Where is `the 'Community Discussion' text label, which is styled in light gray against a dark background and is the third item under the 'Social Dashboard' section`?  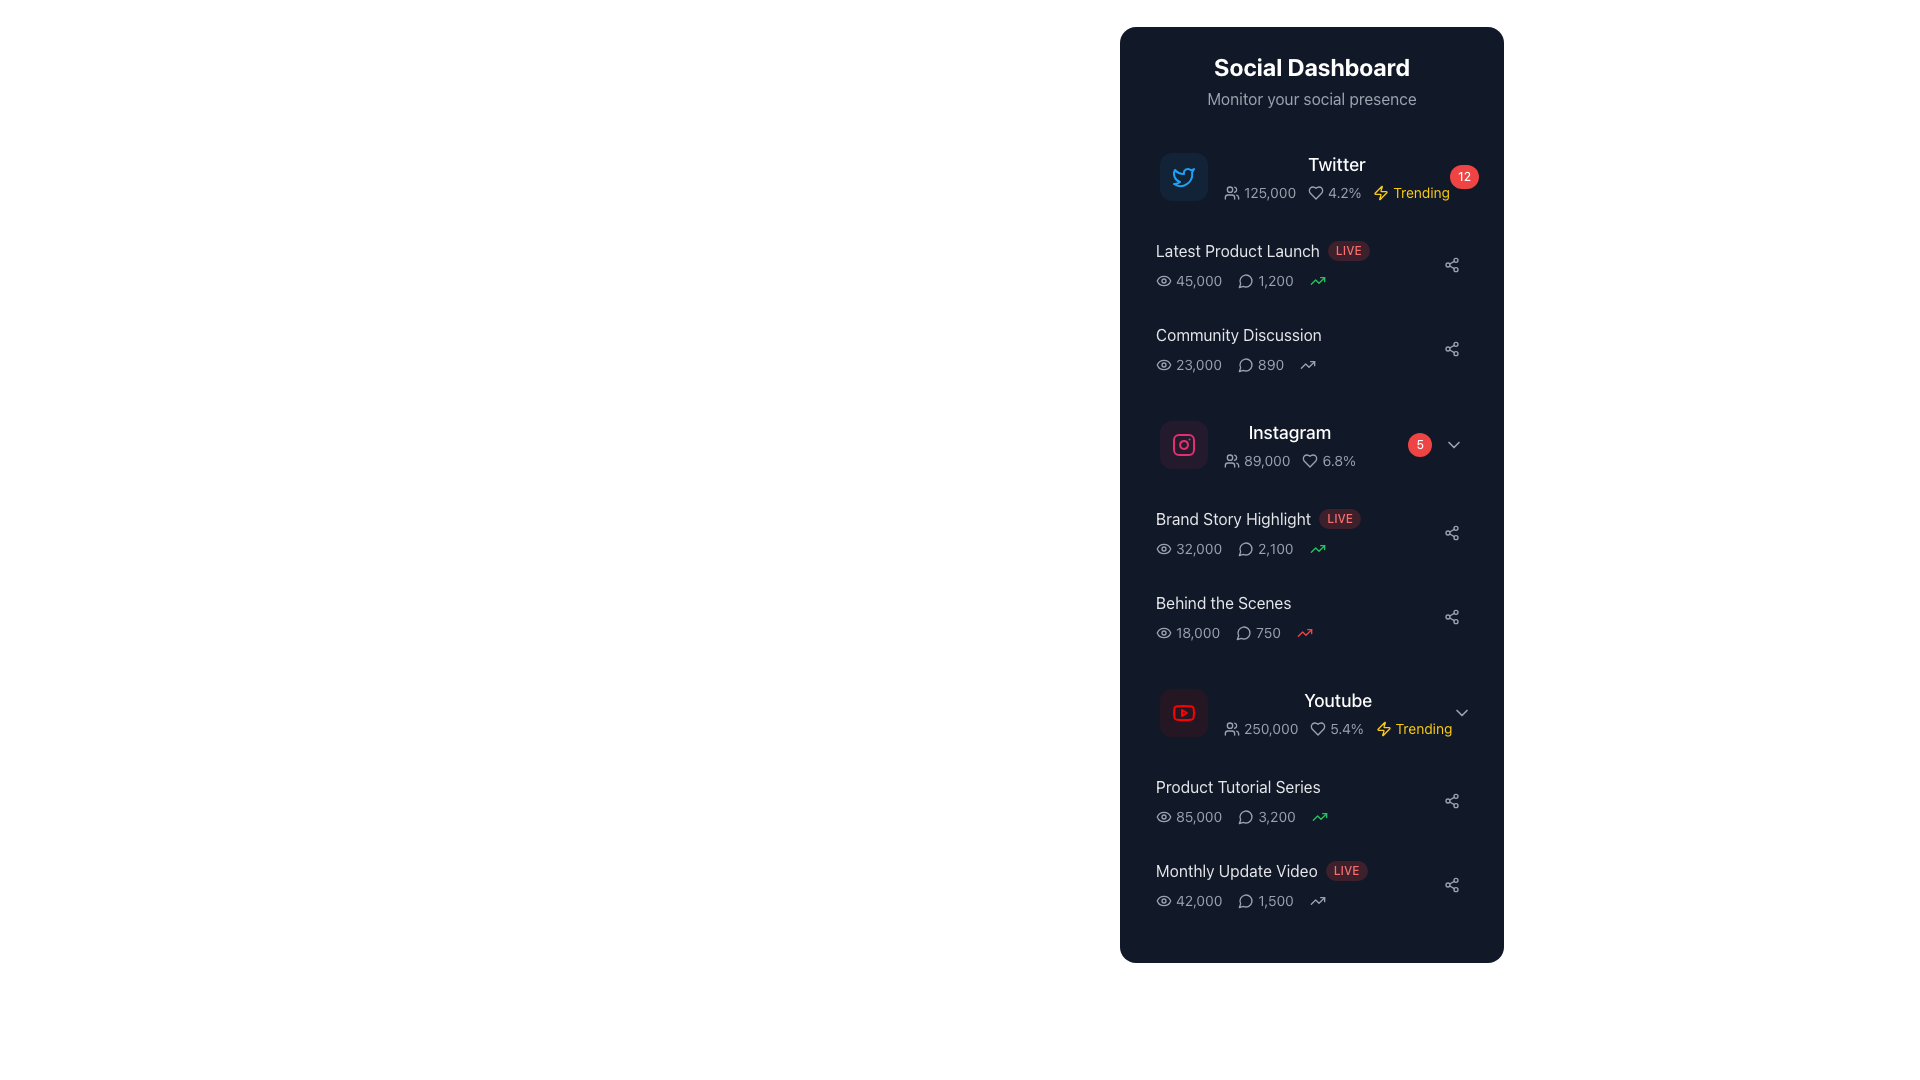
the 'Community Discussion' text label, which is styled in light gray against a dark background and is the third item under the 'Social Dashboard' section is located at coordinates (1237, 334).